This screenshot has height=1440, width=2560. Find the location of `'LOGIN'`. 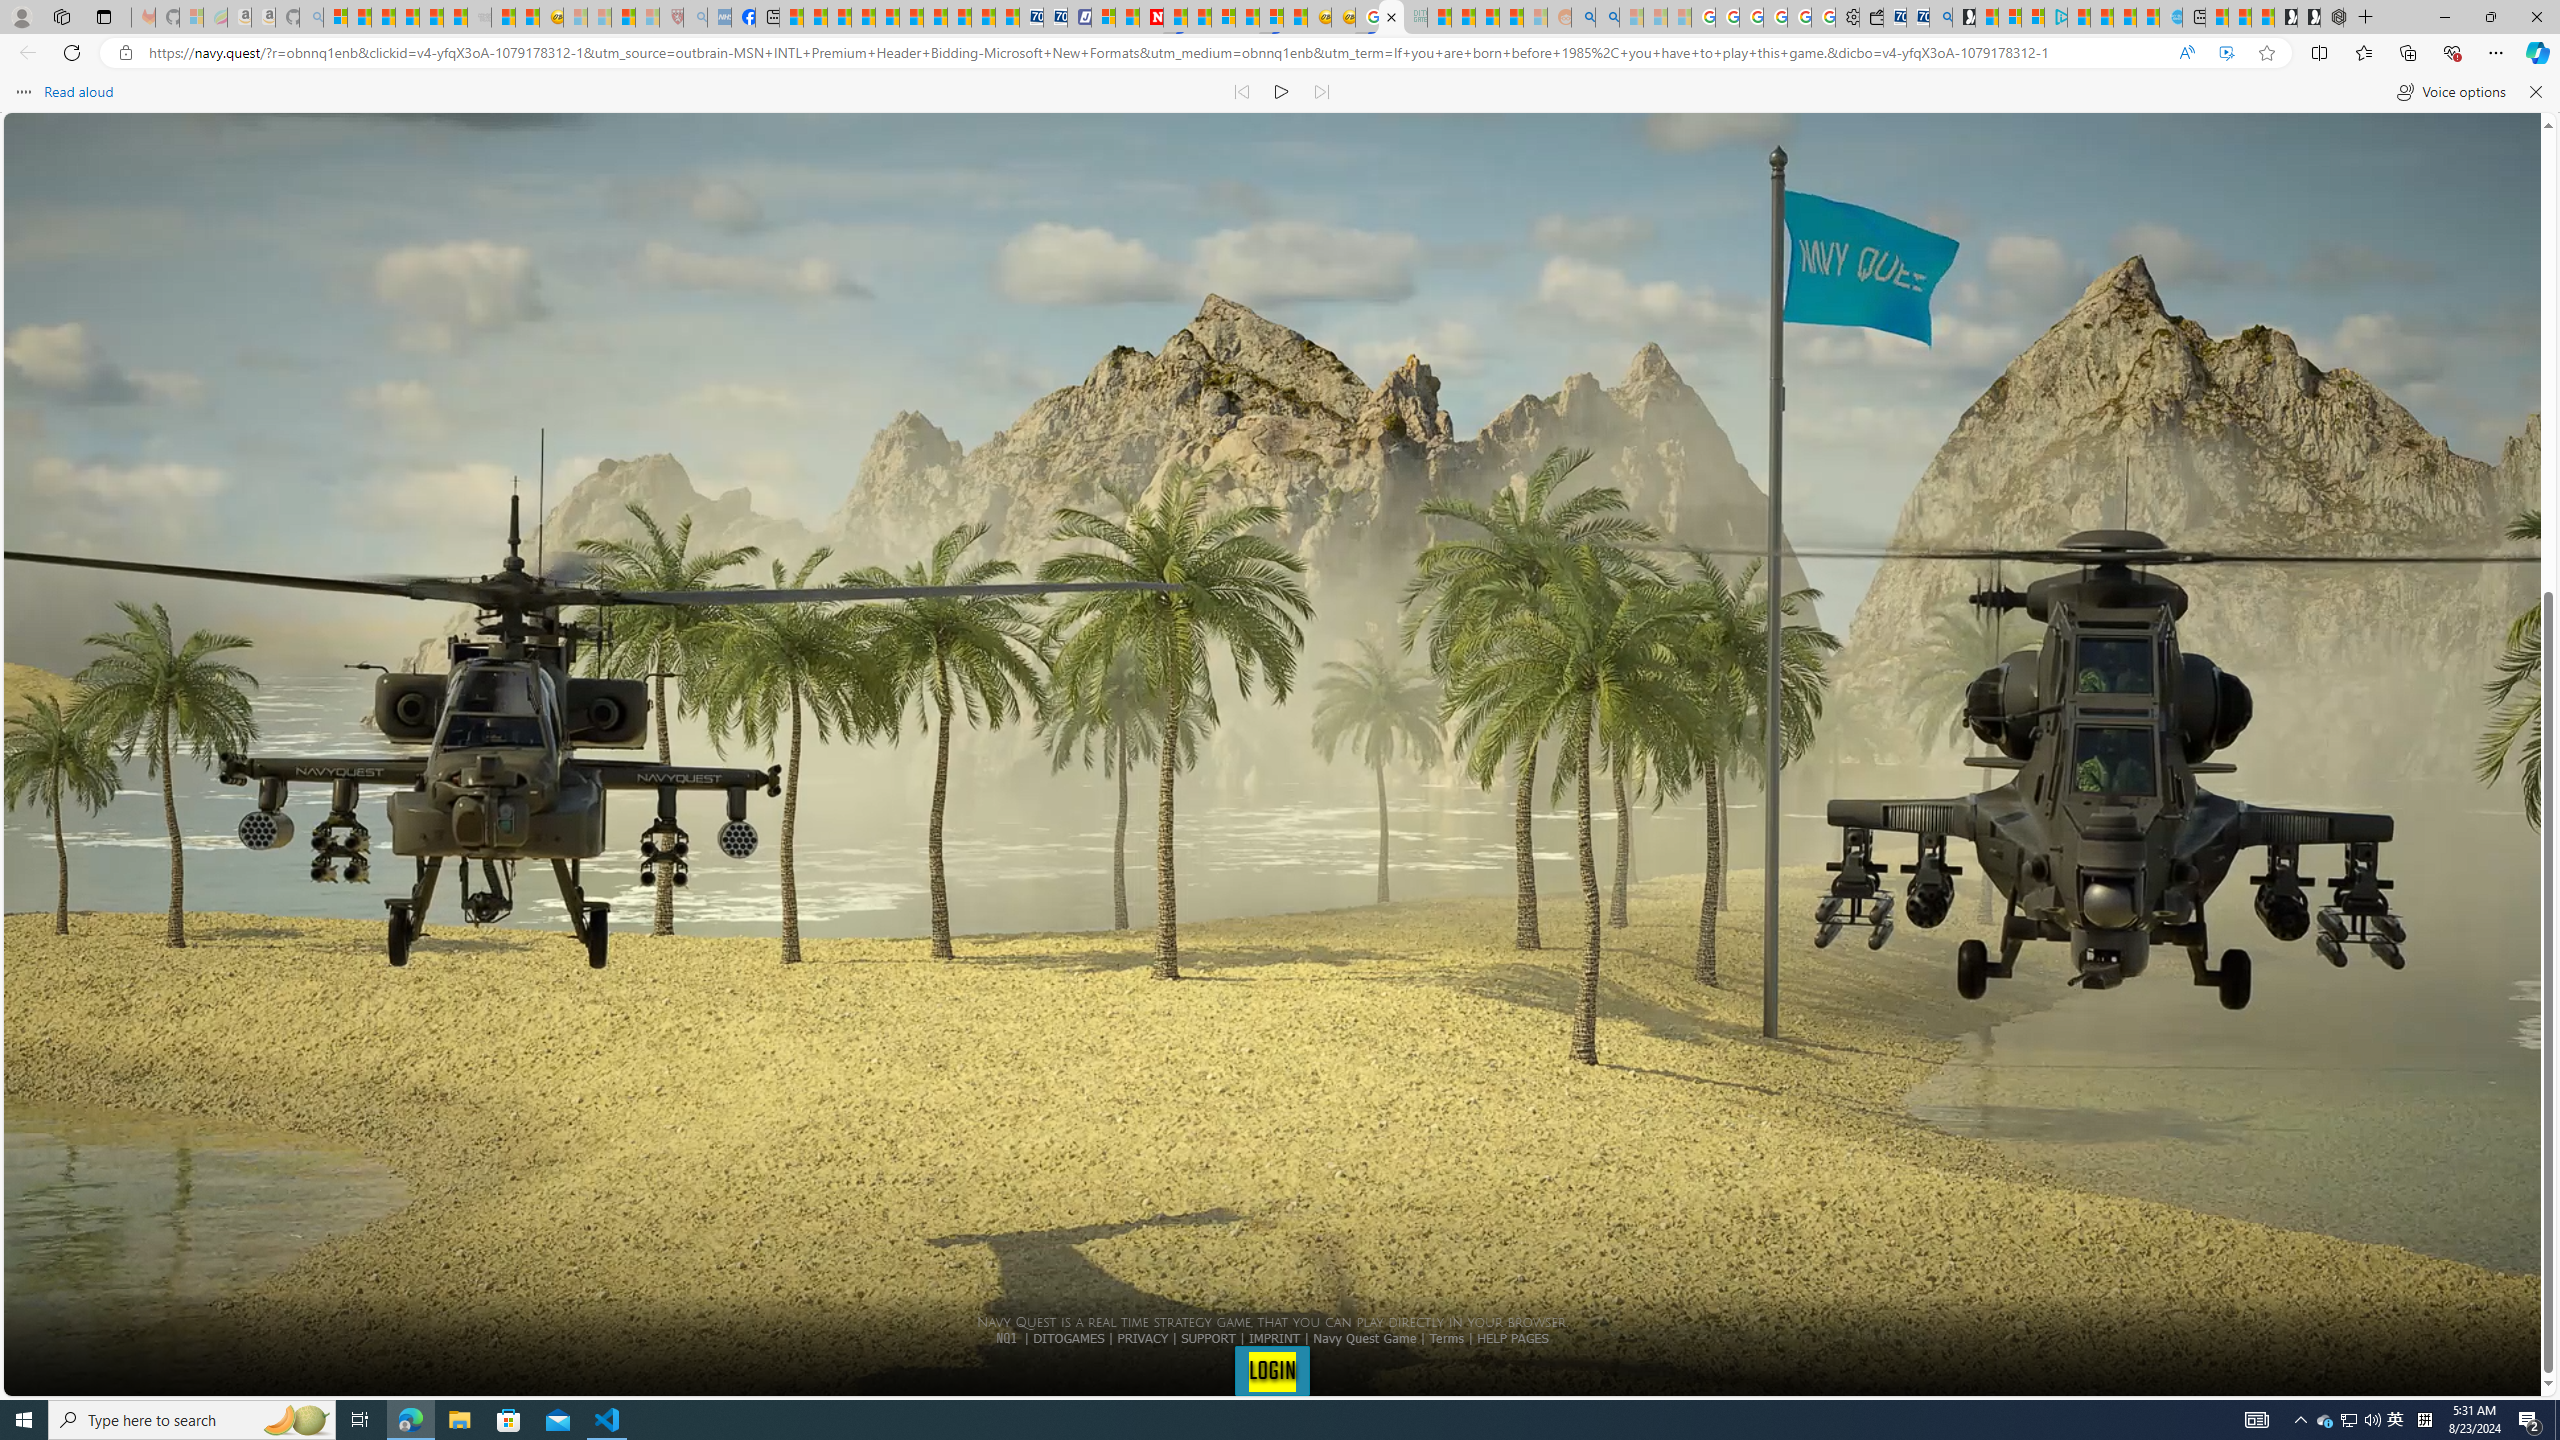

'LOGIN' is located at coordinates (1271, 1370).